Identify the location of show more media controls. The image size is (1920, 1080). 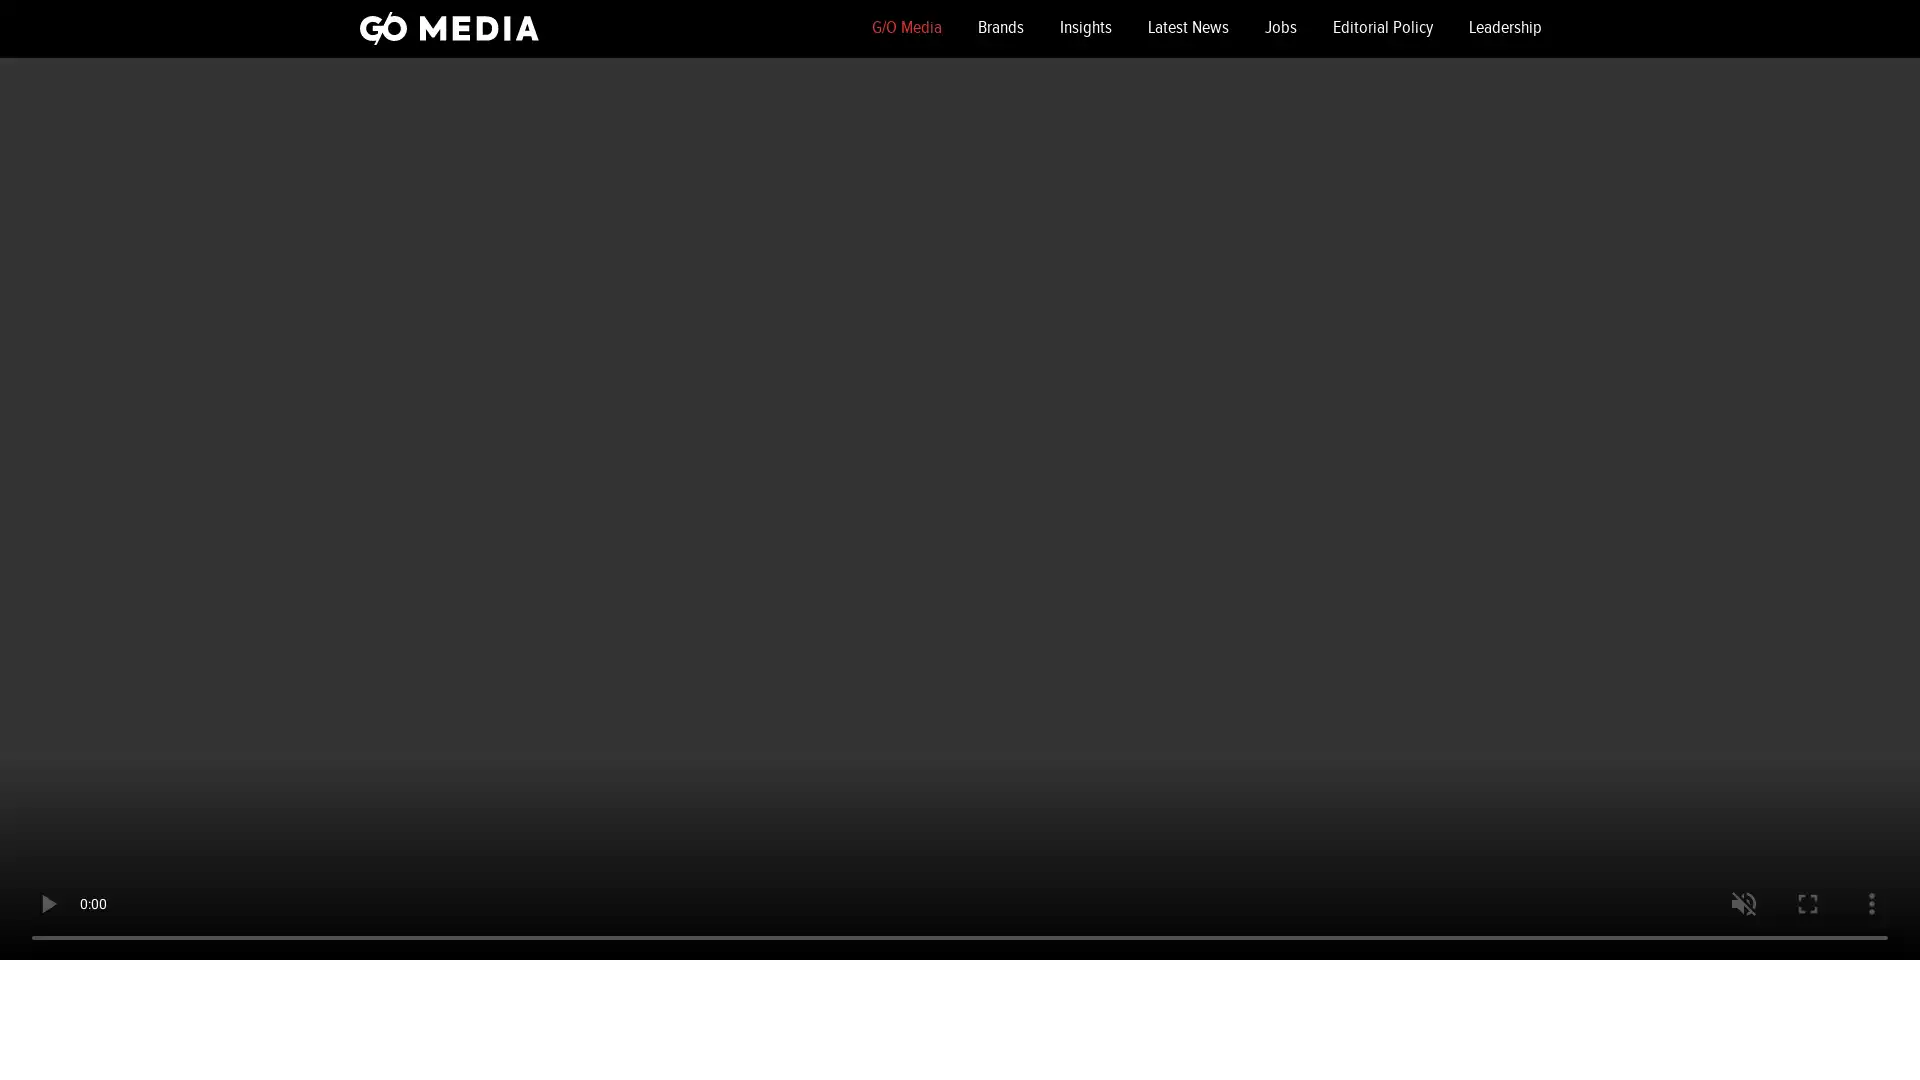
(1871, 903).